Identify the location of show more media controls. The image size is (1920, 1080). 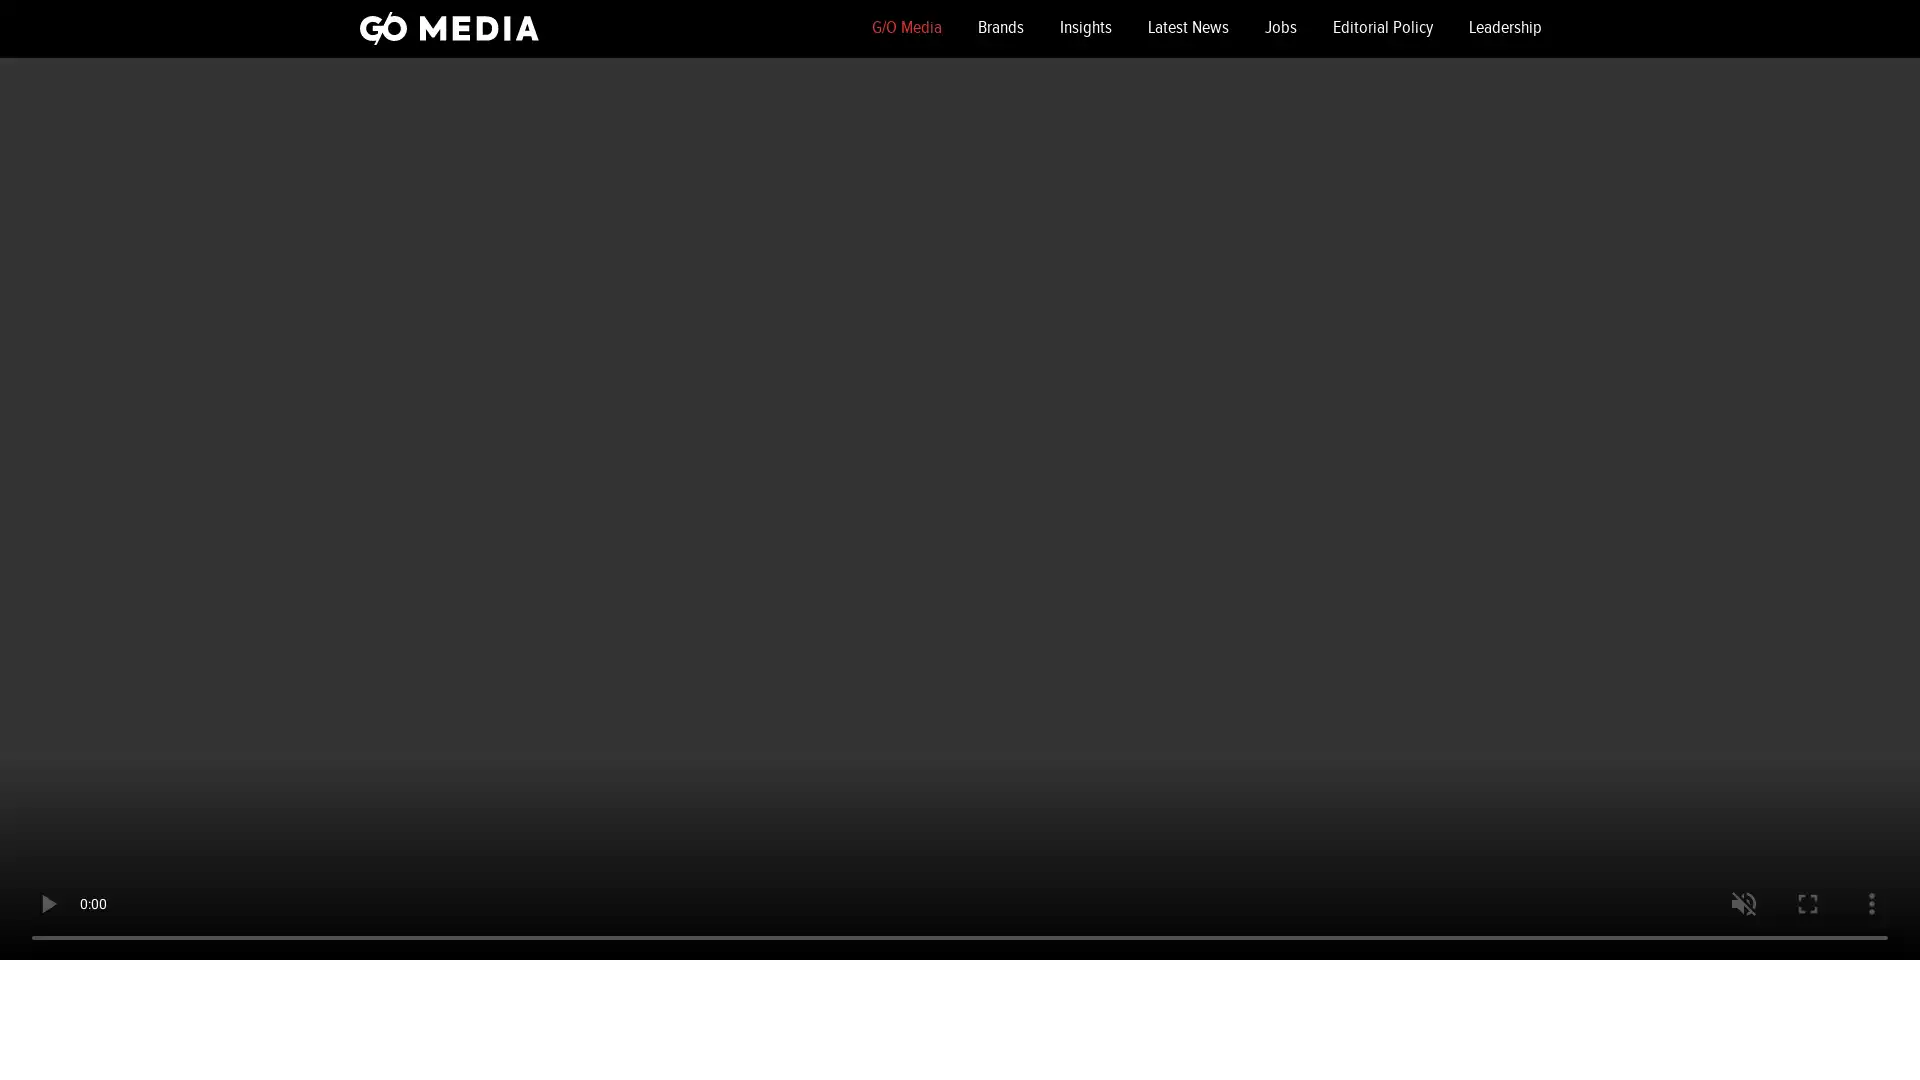
(1871, 903).